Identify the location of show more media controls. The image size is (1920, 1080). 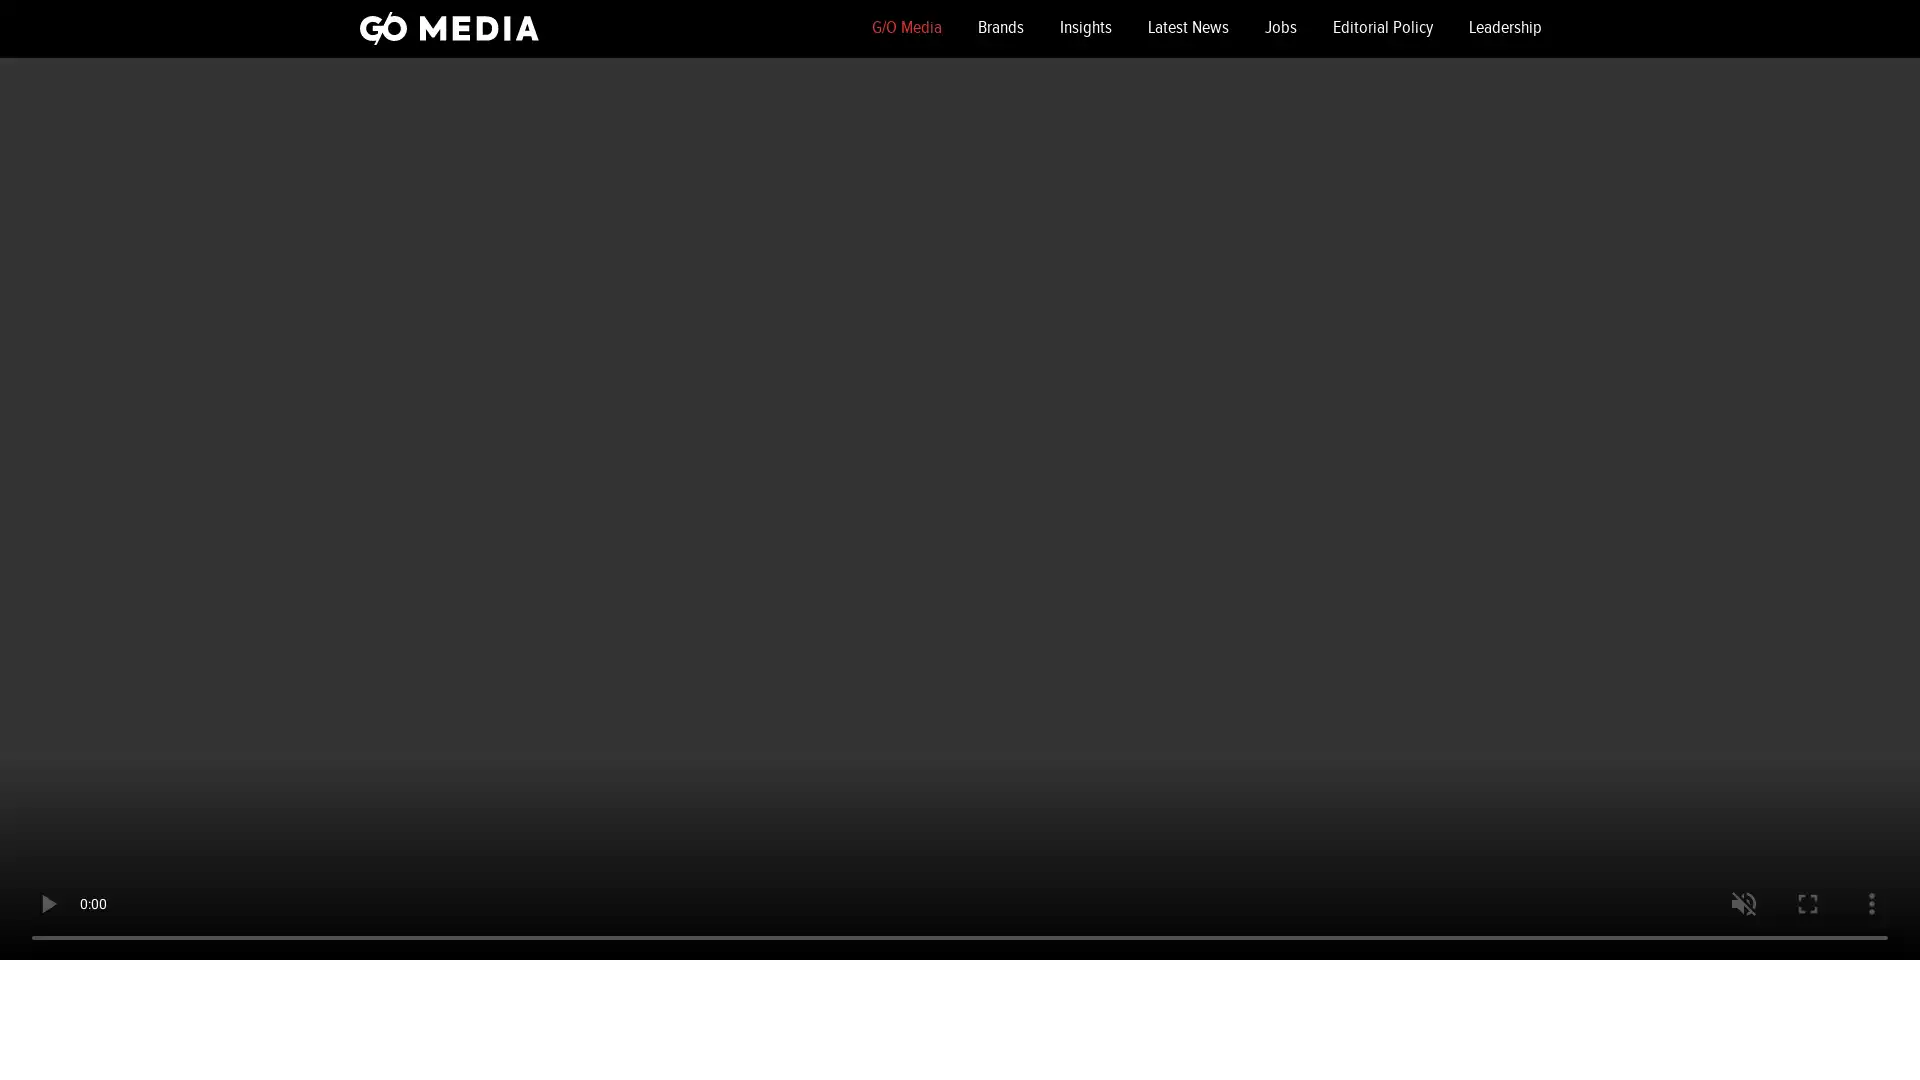
(1871, 903).